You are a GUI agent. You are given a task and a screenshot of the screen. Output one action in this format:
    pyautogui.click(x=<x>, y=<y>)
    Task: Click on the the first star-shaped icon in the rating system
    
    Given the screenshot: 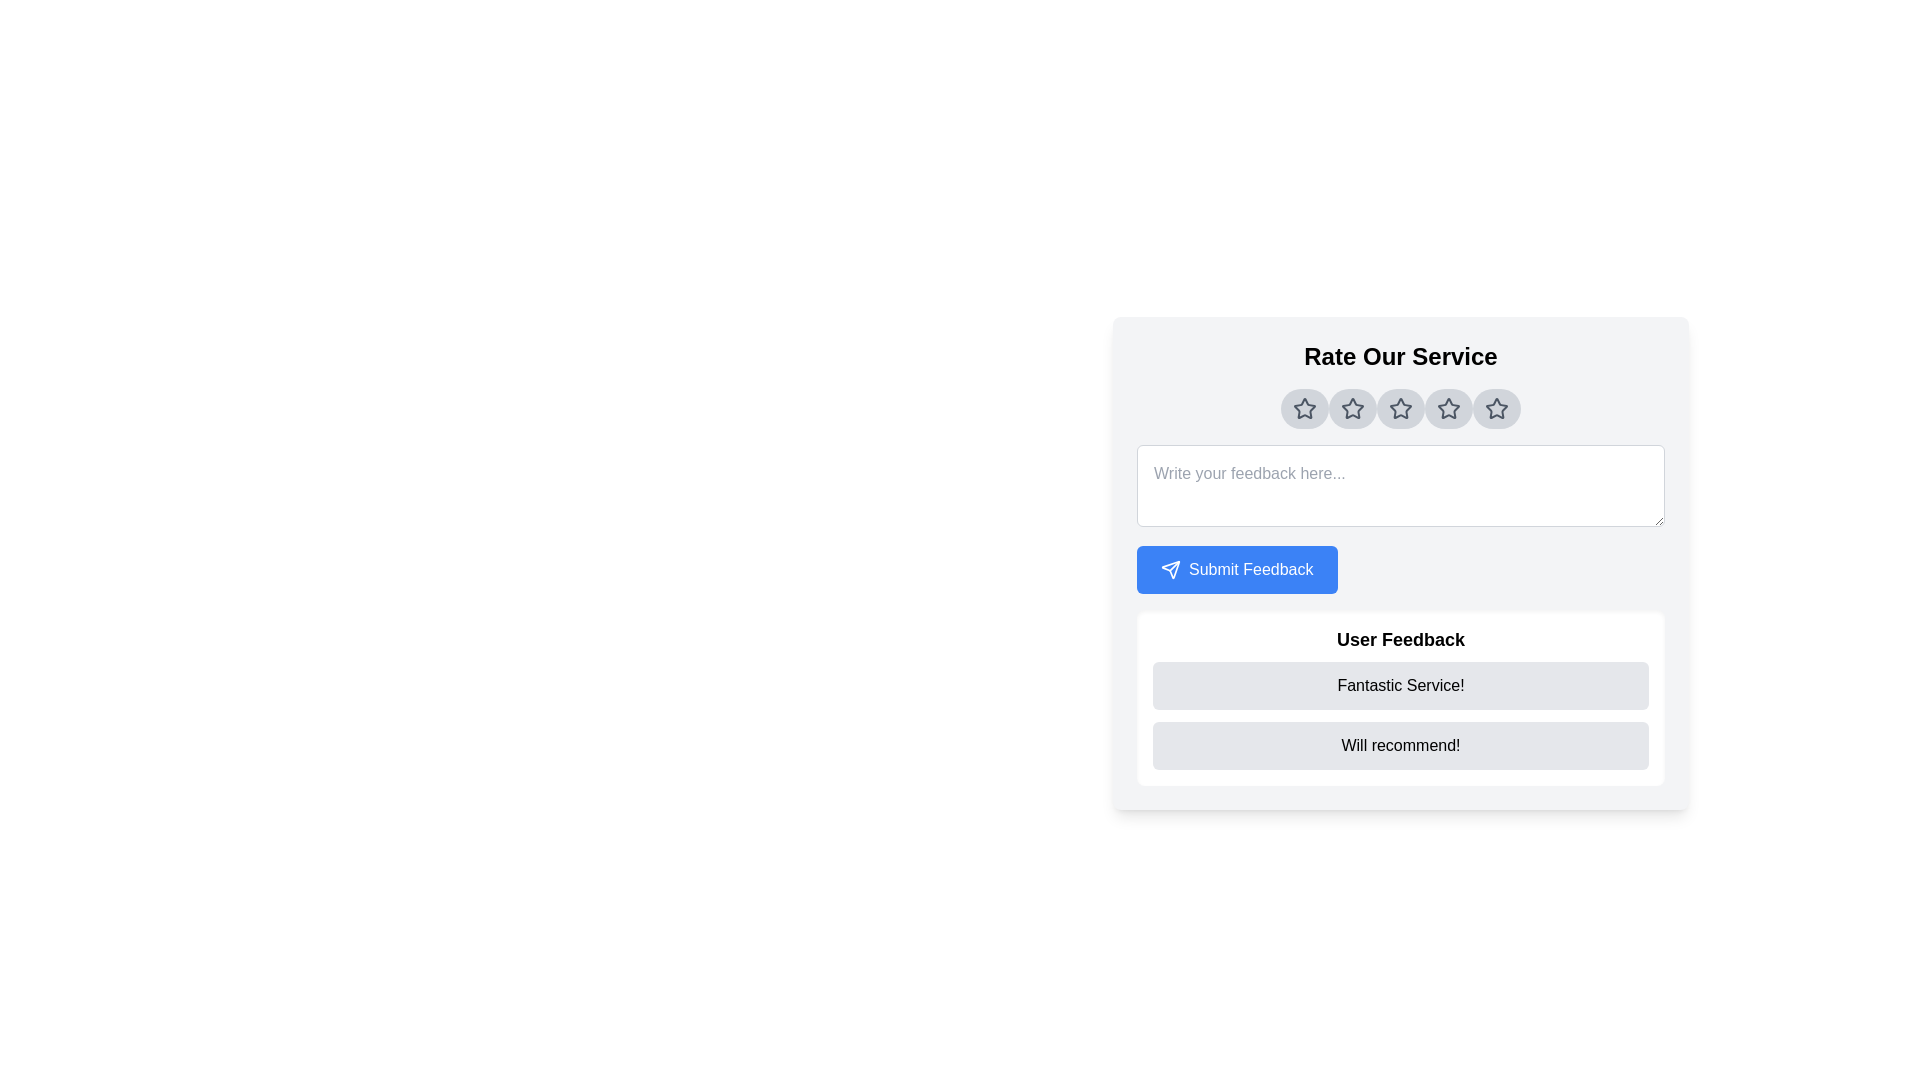 What is the action you would take?
    pyautogui.click(x=1305, y=407)
    